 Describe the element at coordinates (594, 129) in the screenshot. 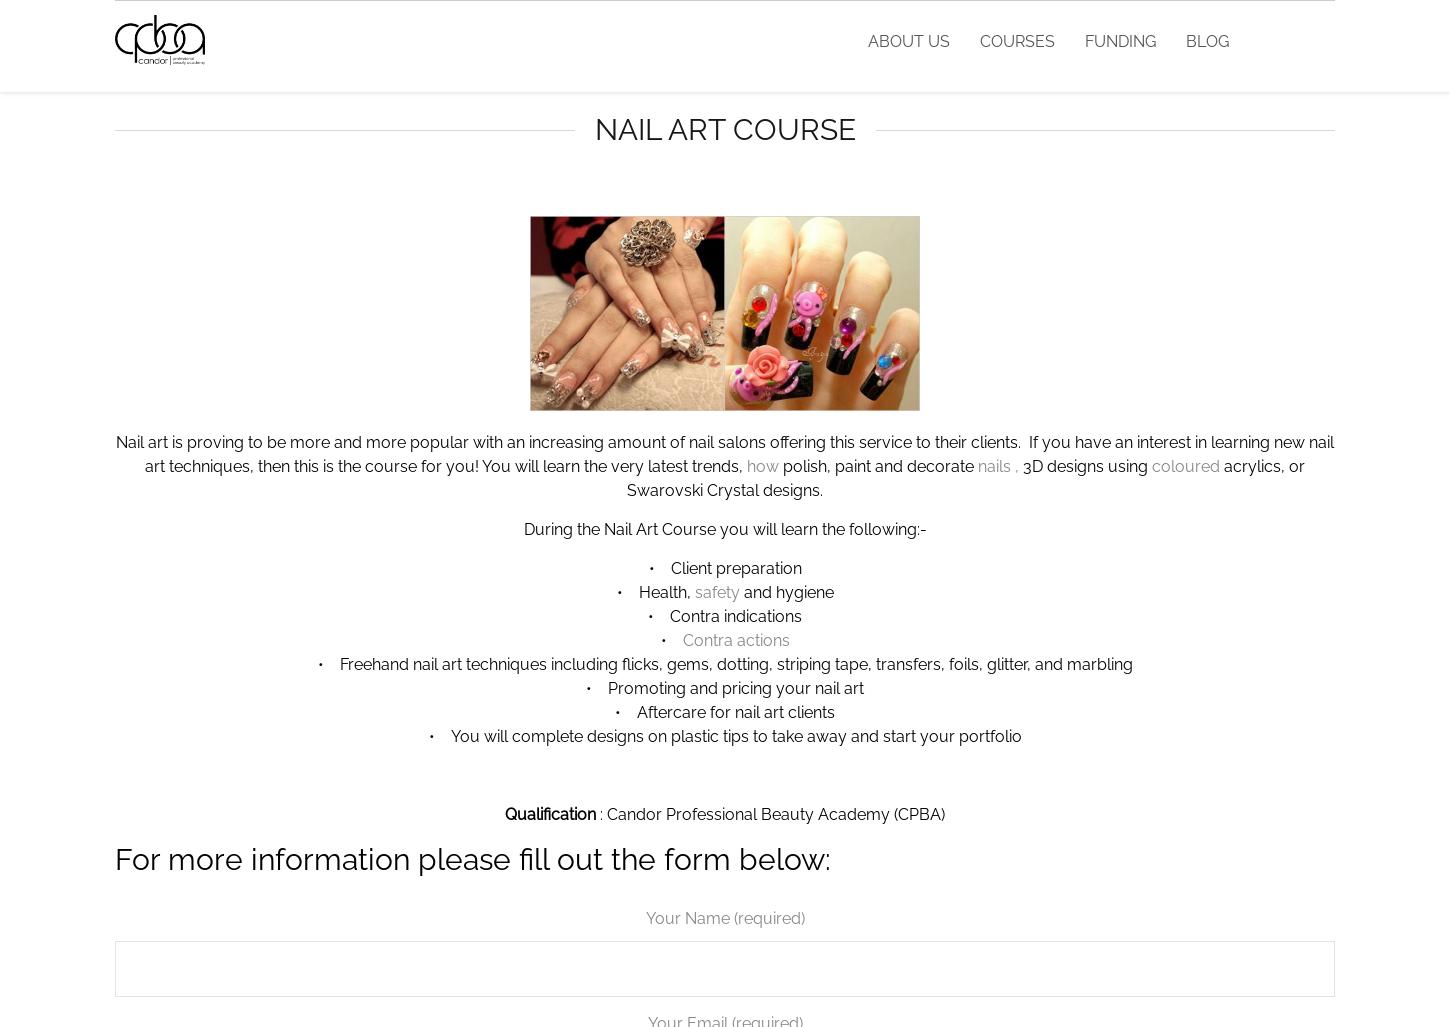

I see `'Nail Art Course'` at that location.